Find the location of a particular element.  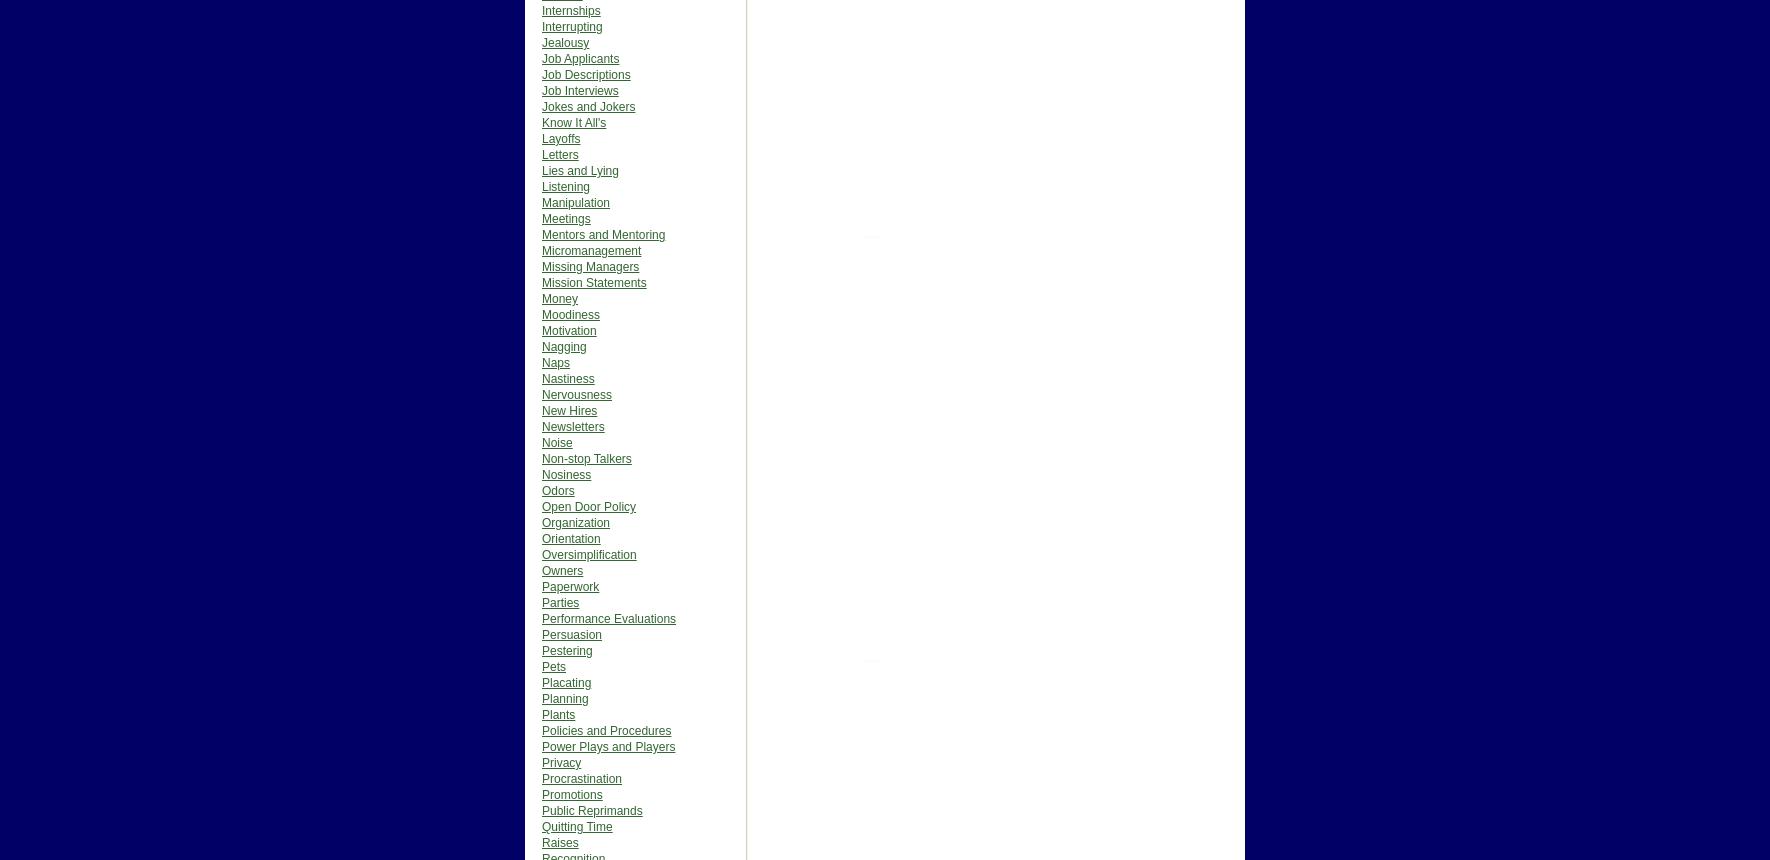

'Internships' is located at coordinates (571, 11).